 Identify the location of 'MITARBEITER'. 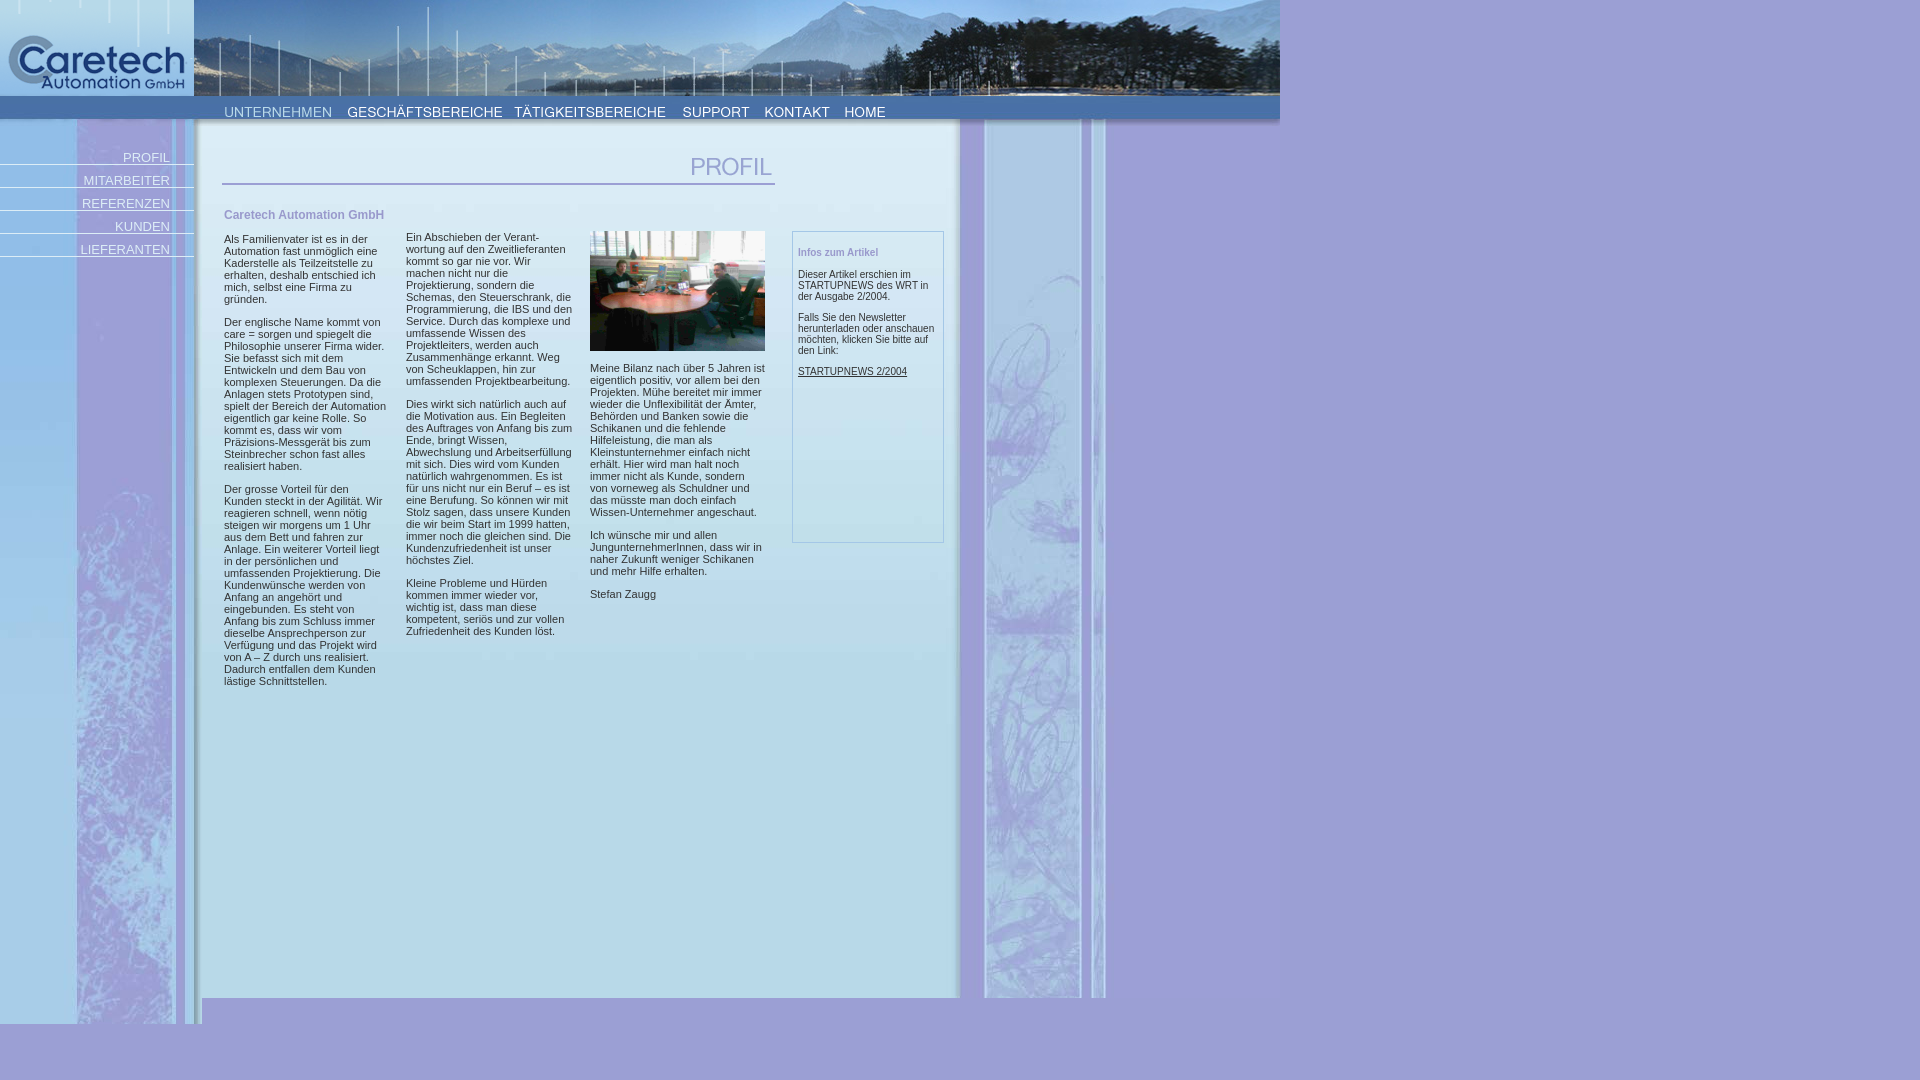
(0, 180).